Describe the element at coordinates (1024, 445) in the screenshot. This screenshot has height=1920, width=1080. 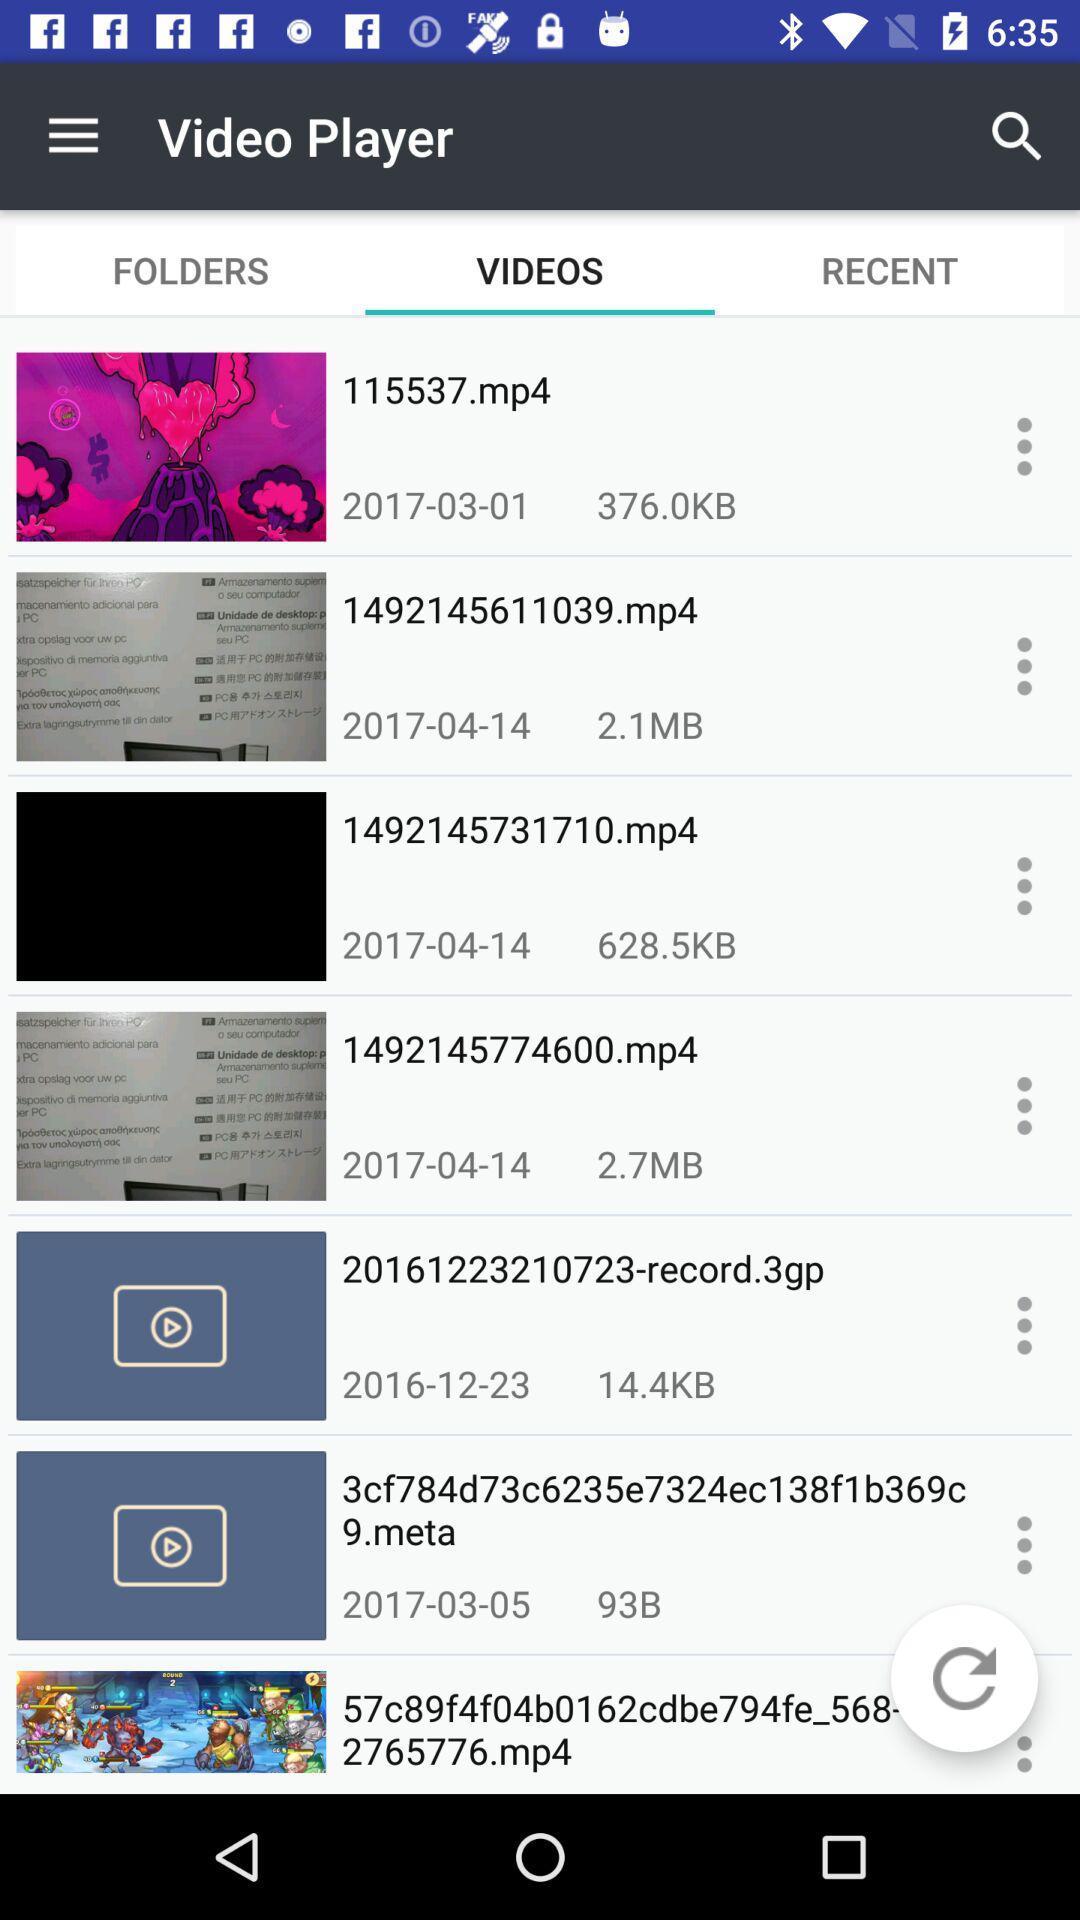
I see `open context menu` at that location.